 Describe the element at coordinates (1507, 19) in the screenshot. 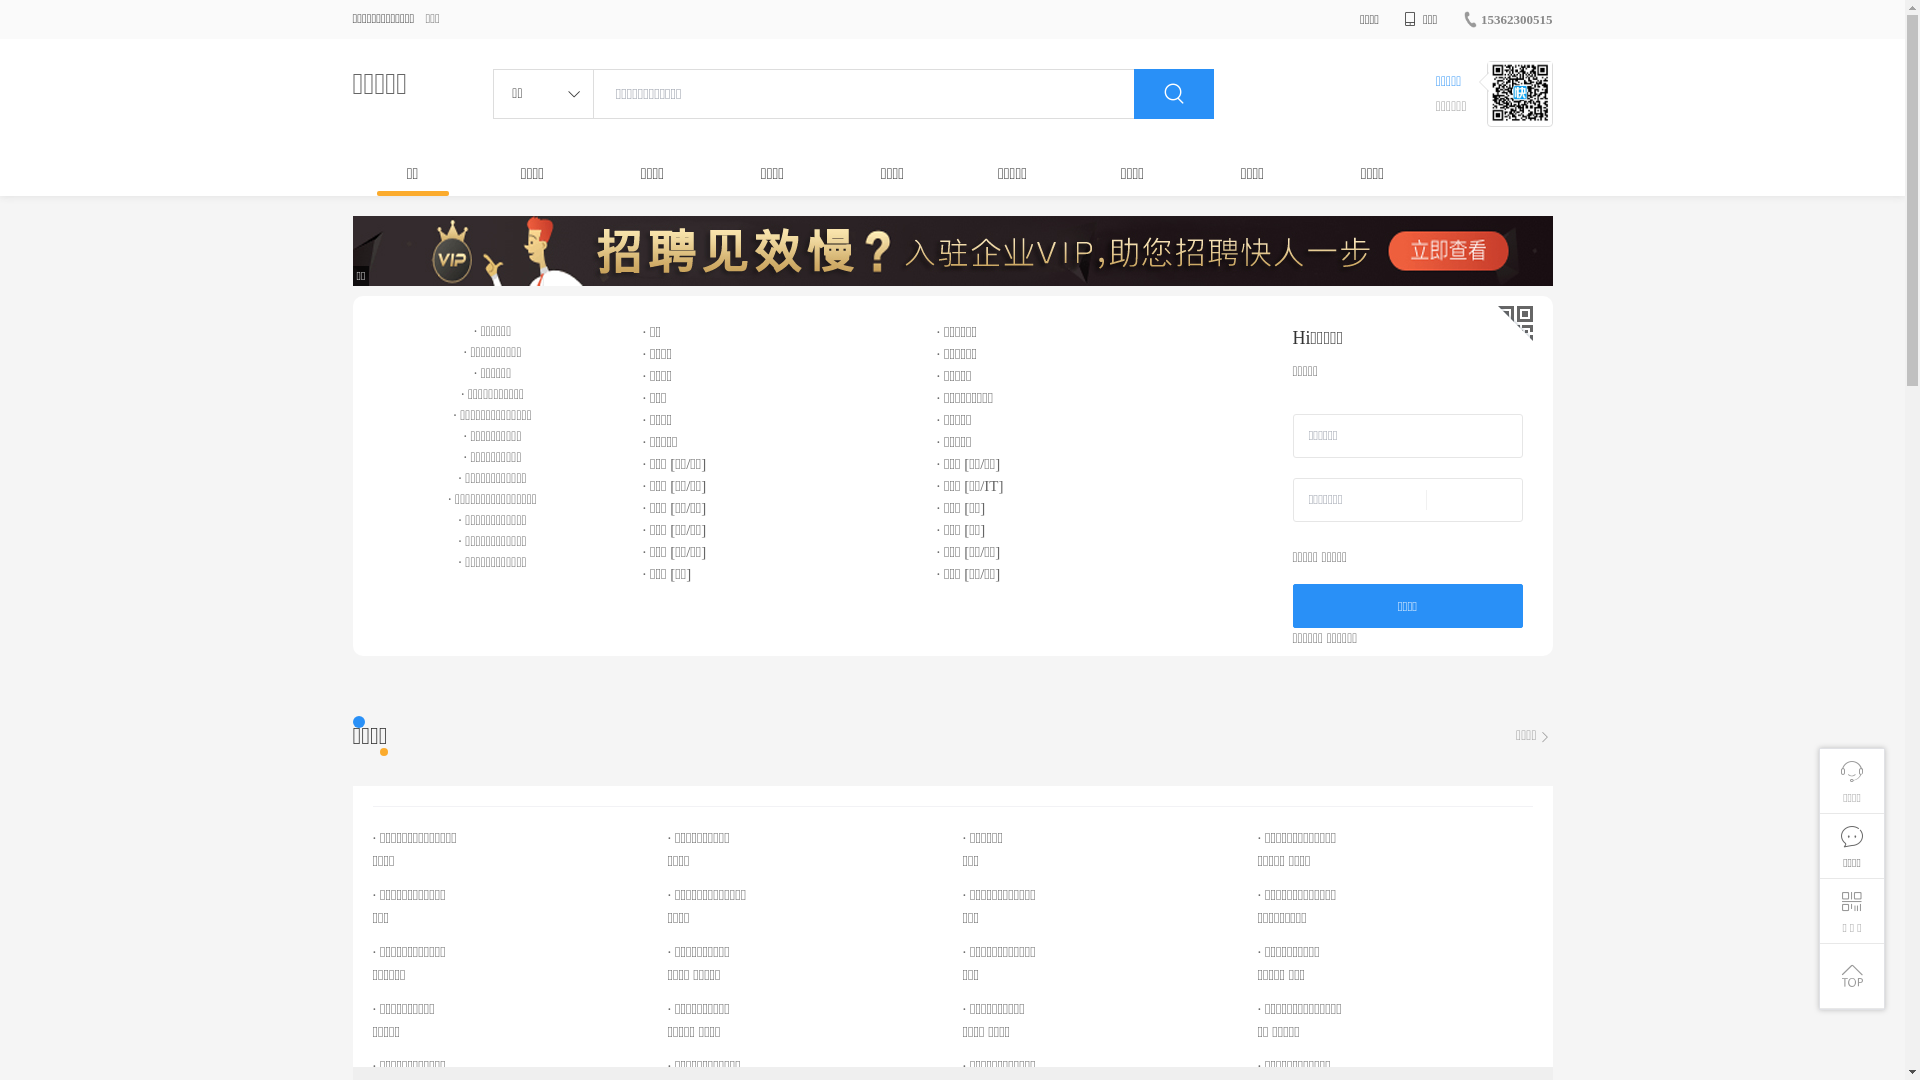

I see `'15362300515'` at that location.